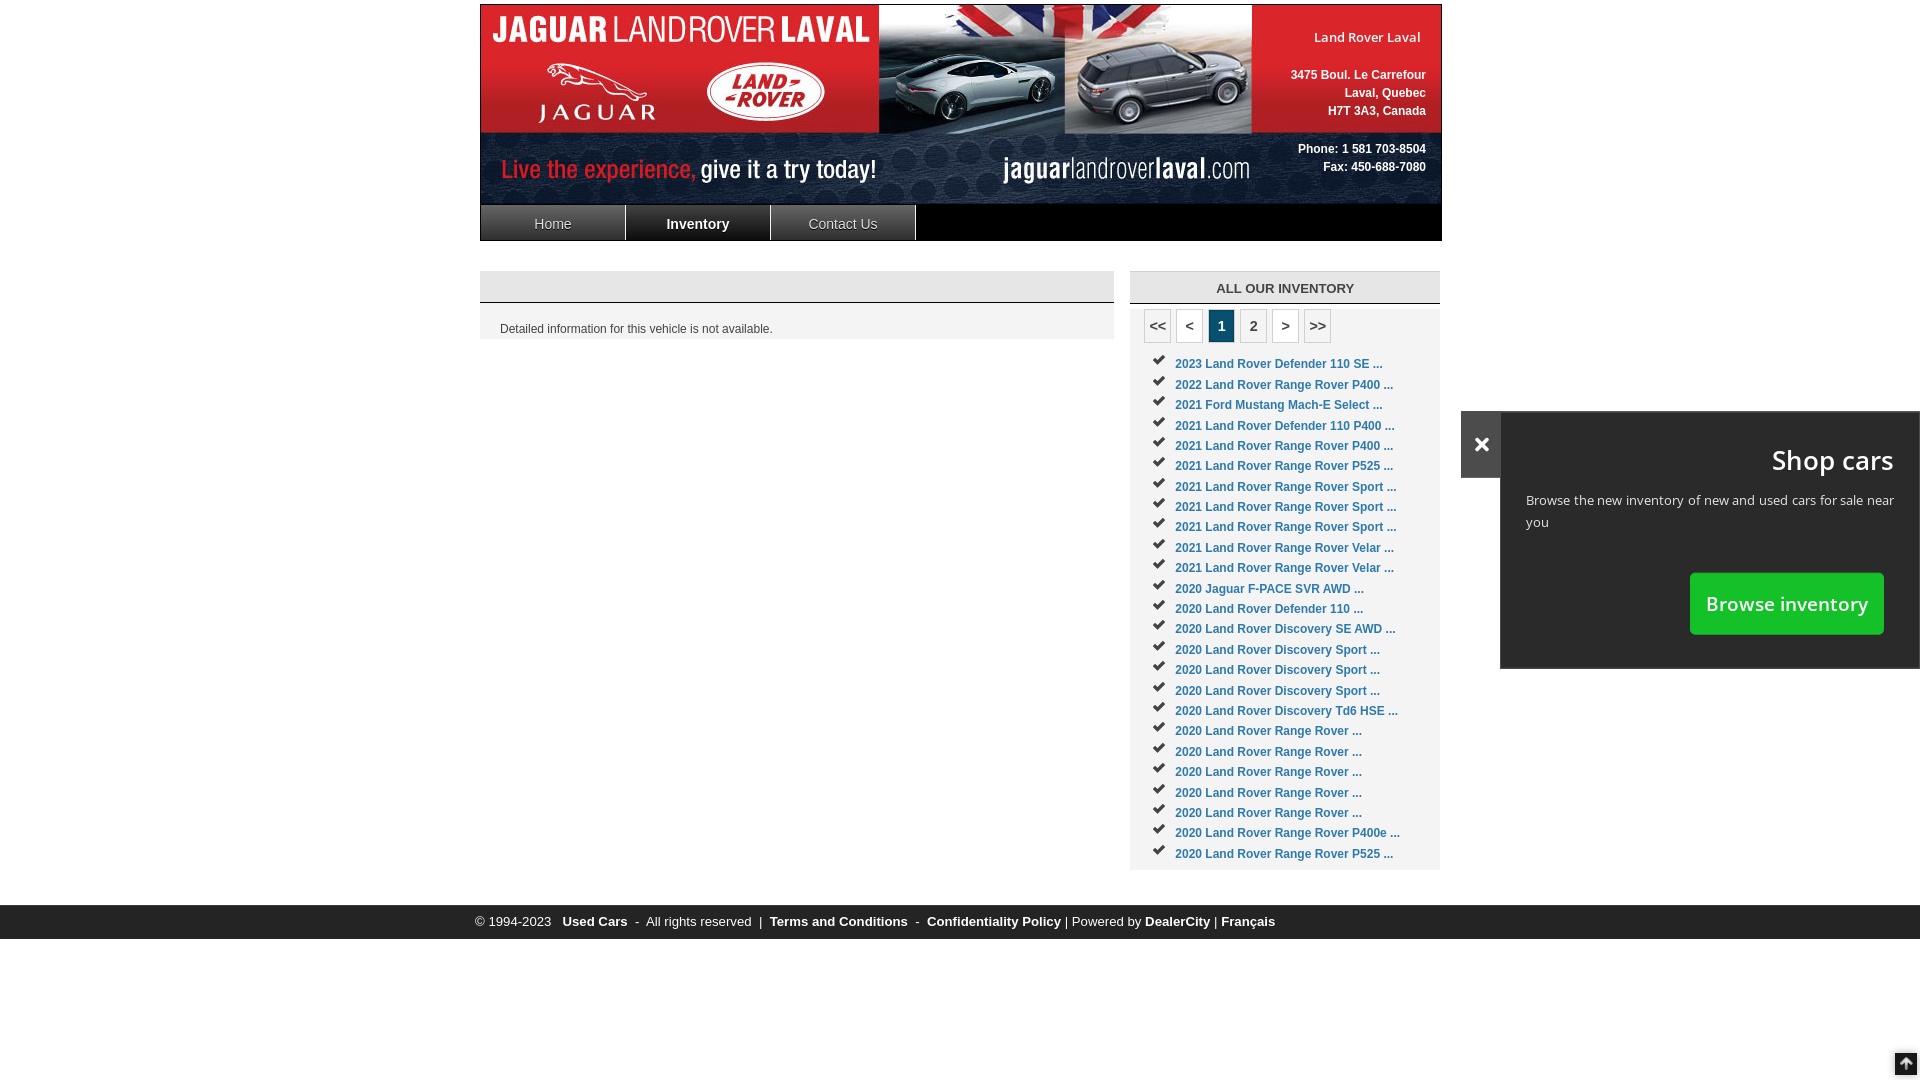  What do you see at coordinates (1283, 853) in the screenshot?
I see `'2020 Land Rover Range Rover P525 ...'` at bounding box center [1283, 853].